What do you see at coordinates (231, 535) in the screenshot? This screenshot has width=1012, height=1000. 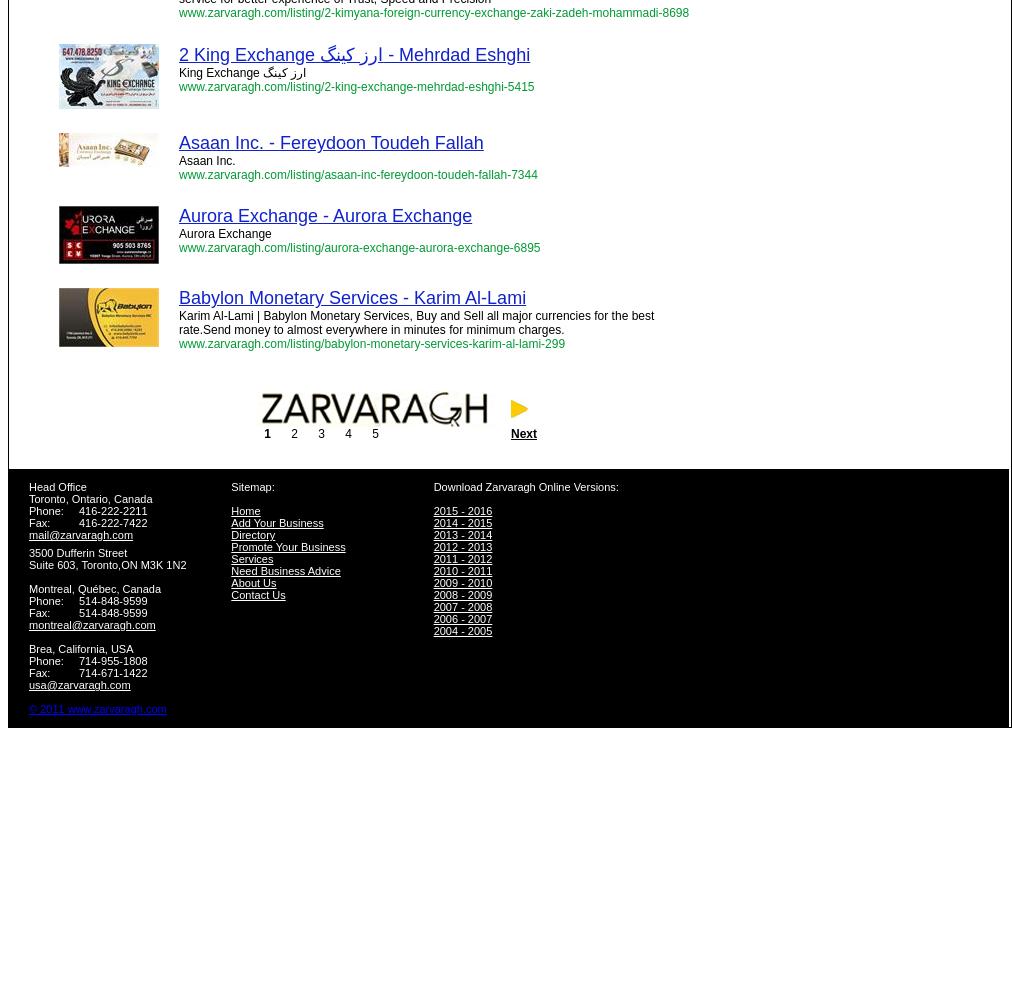 I see `'Directory'` at bounding box center [231, 535].